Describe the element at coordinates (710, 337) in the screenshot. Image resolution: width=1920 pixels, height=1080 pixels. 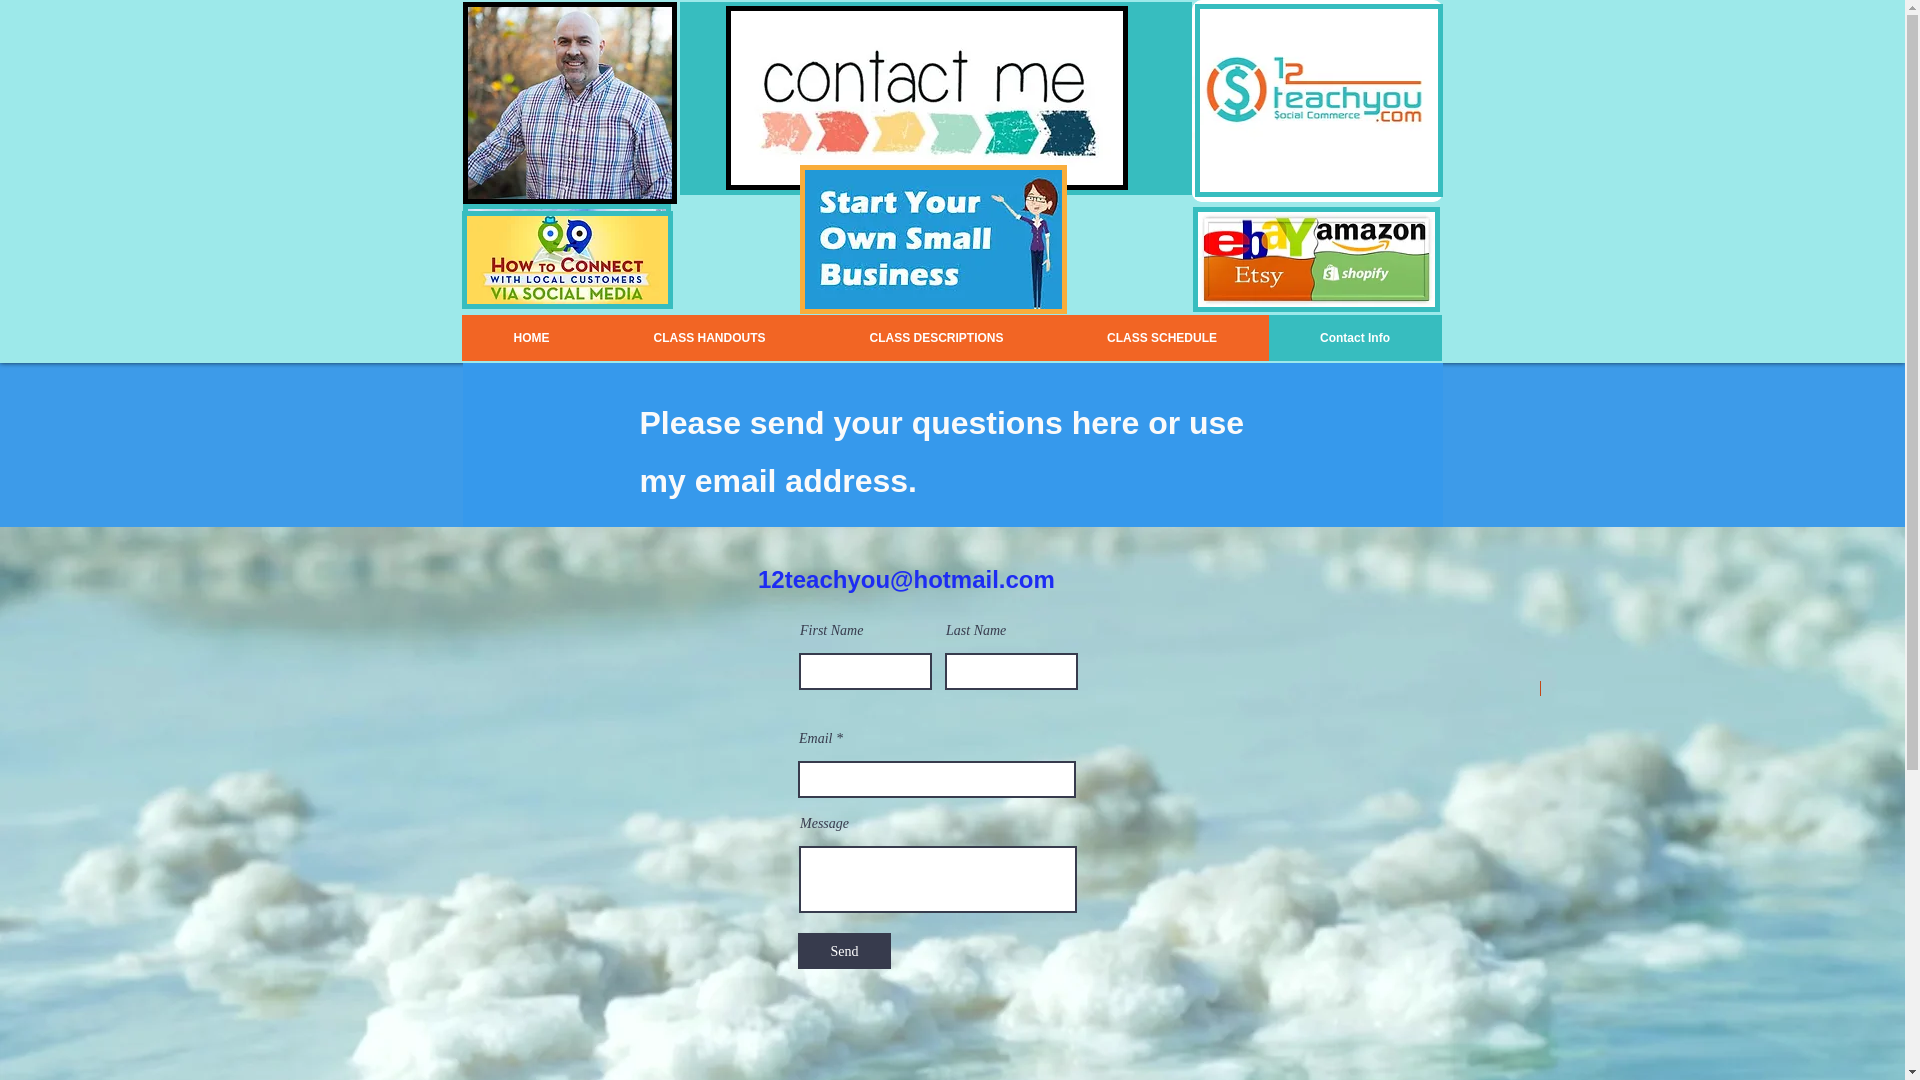
I see `'CLASS HANDOUTS'` at that location.